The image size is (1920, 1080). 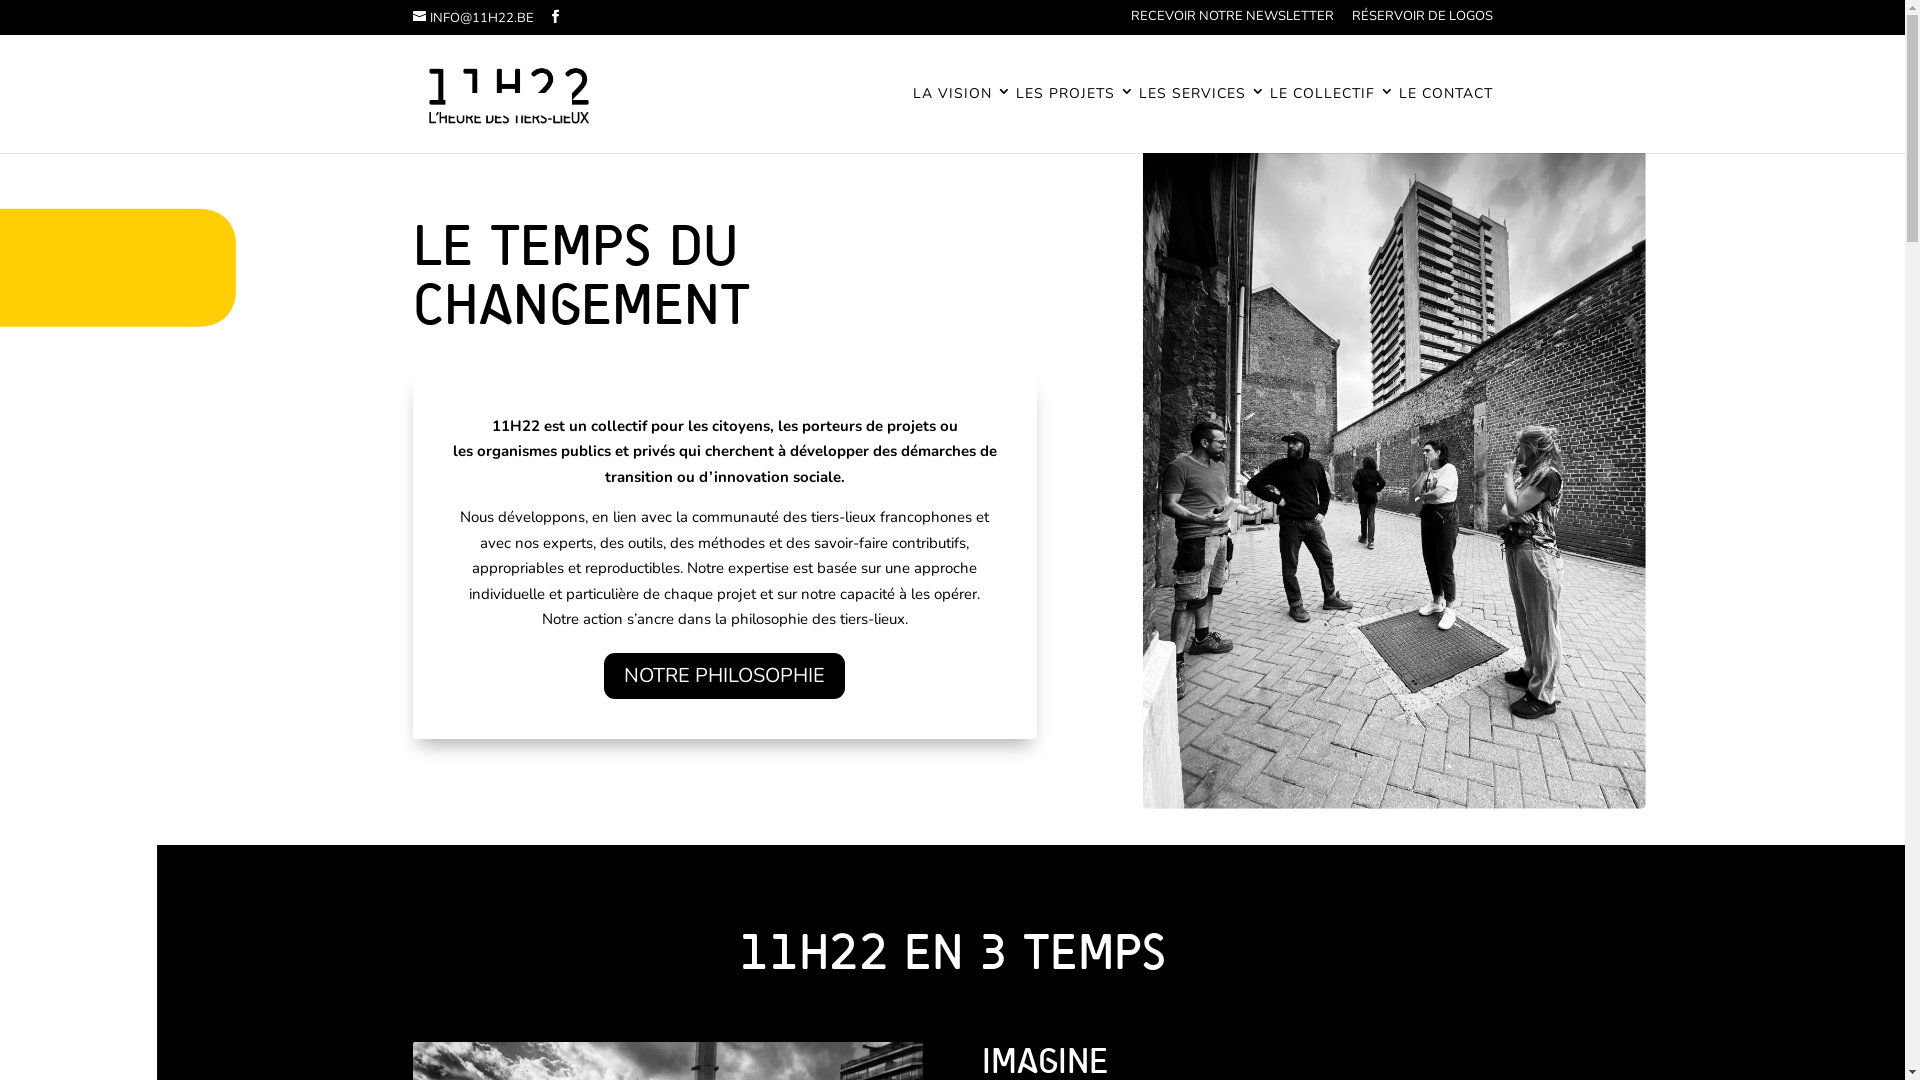 I want to click on 'IMG_4353', so click(x=1340, y=401).